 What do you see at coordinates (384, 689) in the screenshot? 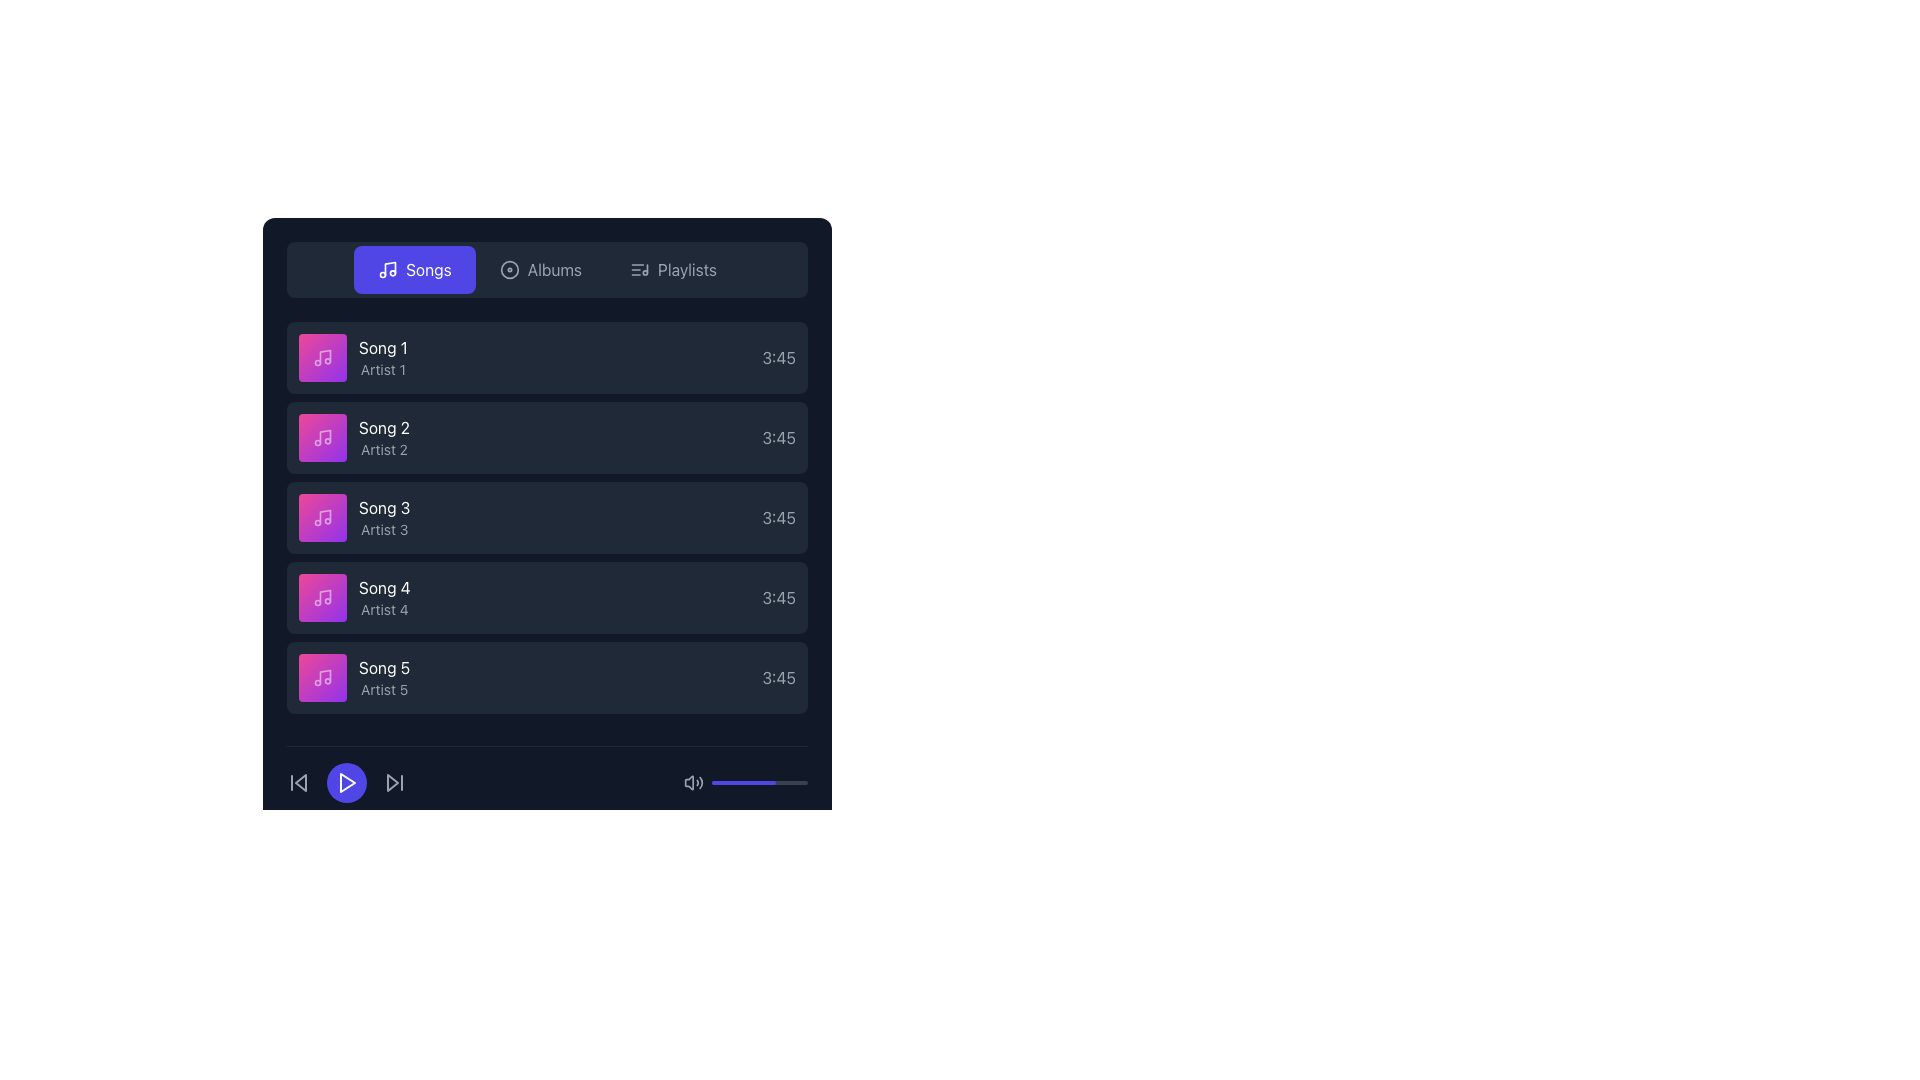
I see `the non-interactive Label/Text Display that provides information about the artist associated with 'Song 5', located below the song number and icon in the vertical list of songs` at bounding box center [384, 689].